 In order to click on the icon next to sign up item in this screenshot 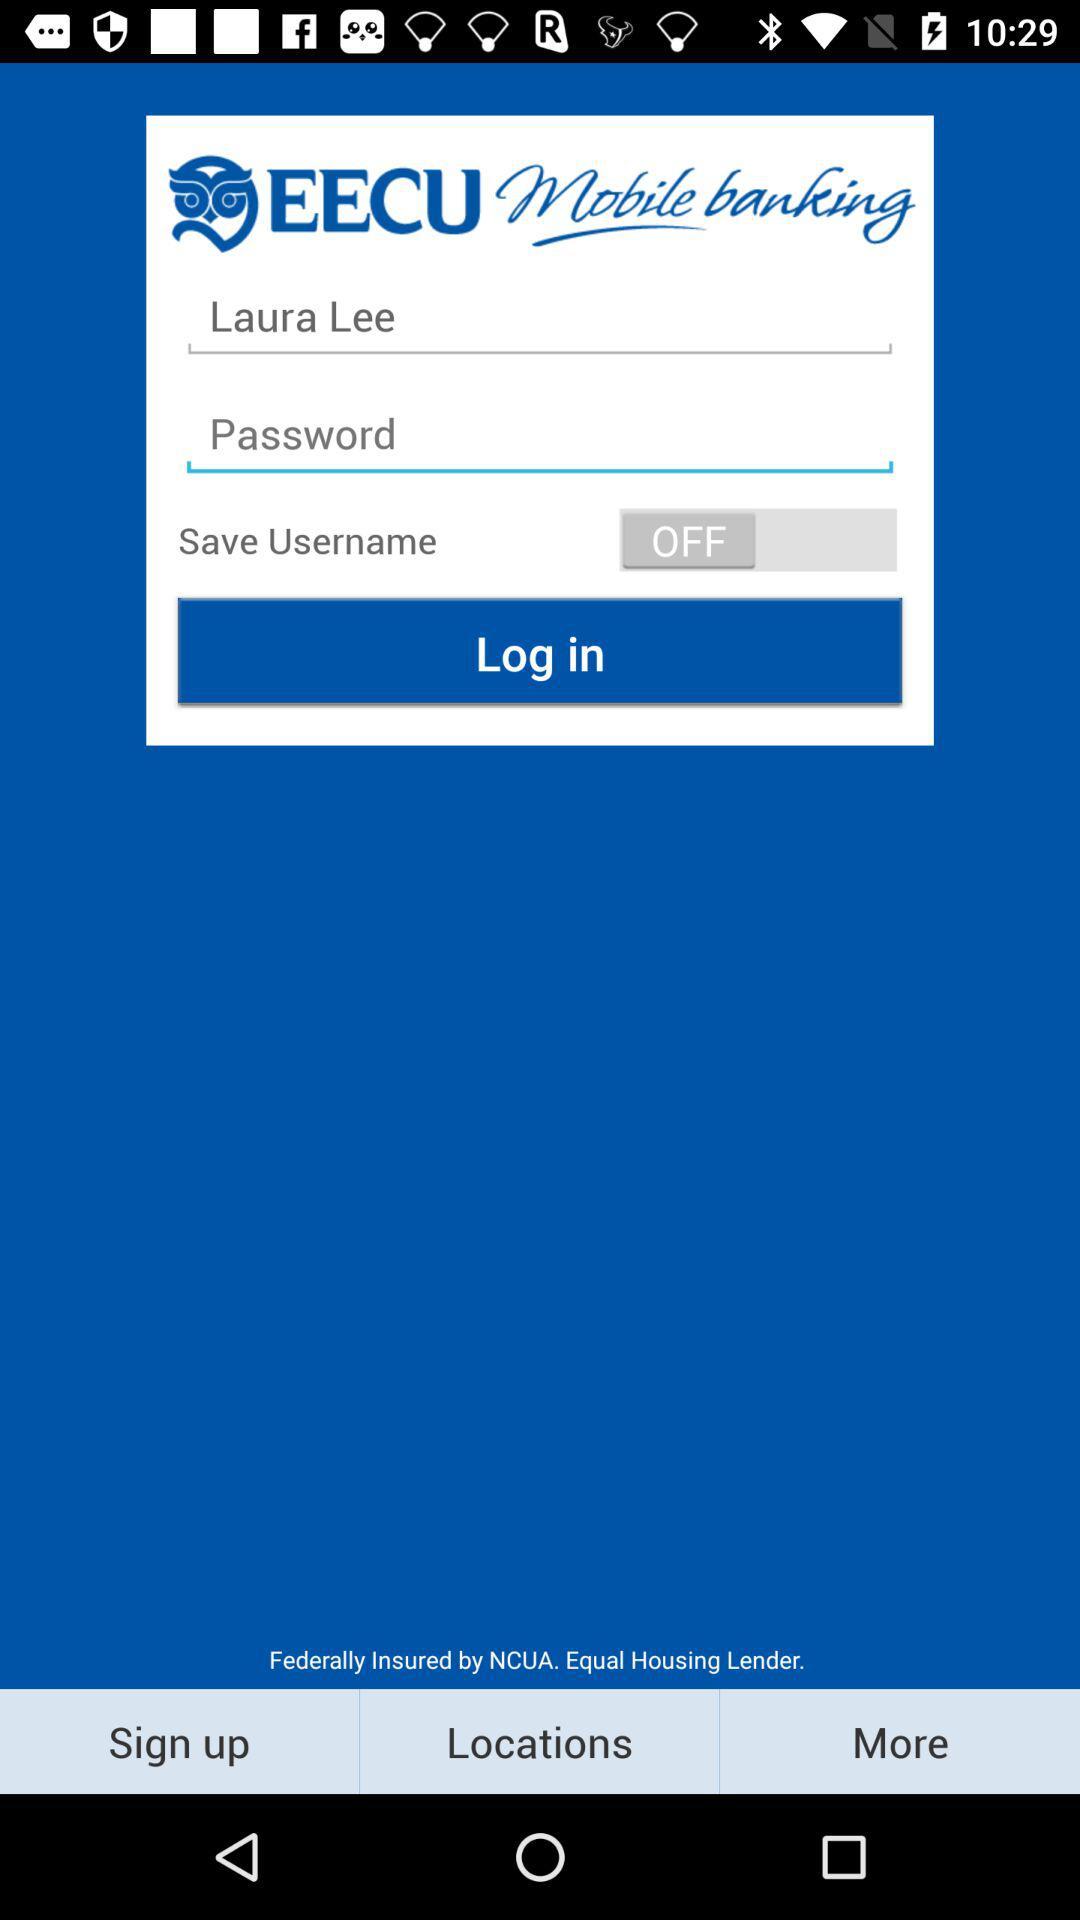, I will do `click(538, 1740)`.